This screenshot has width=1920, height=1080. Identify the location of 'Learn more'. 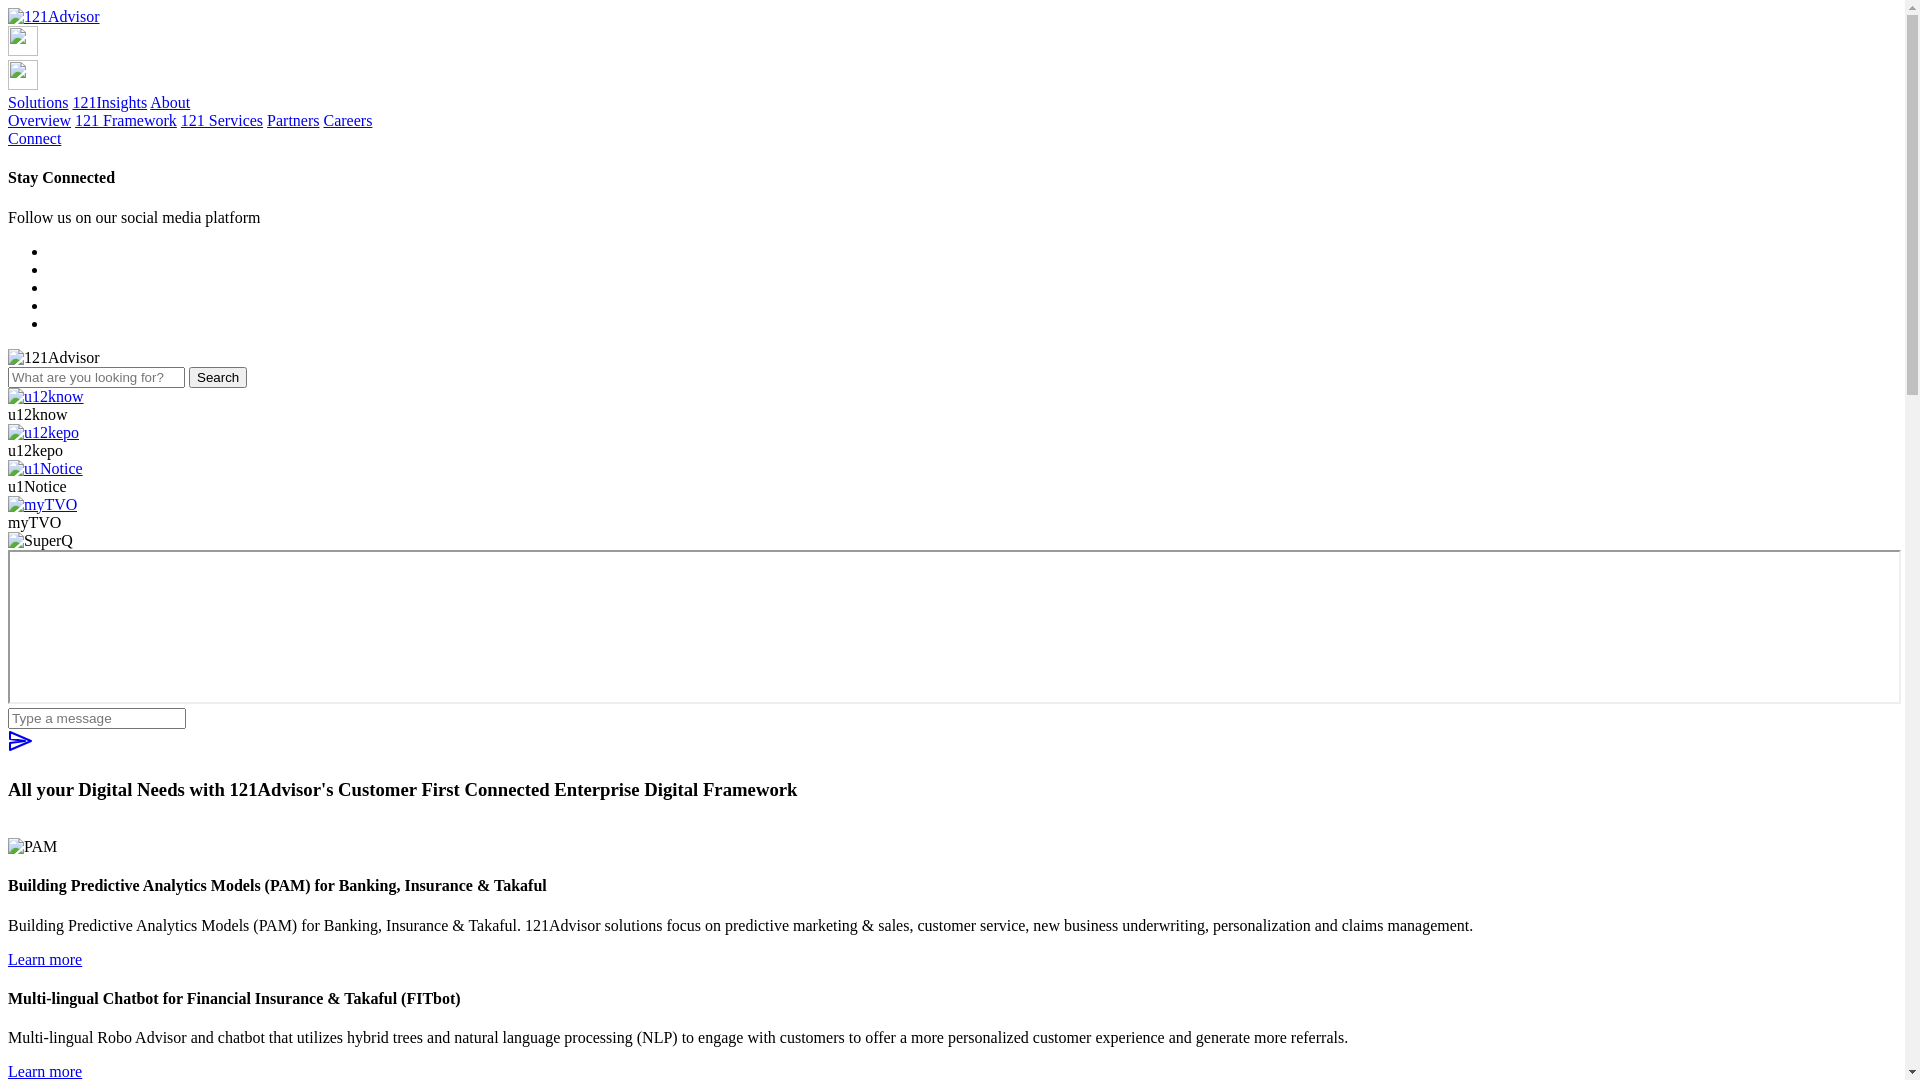
(8, 957).